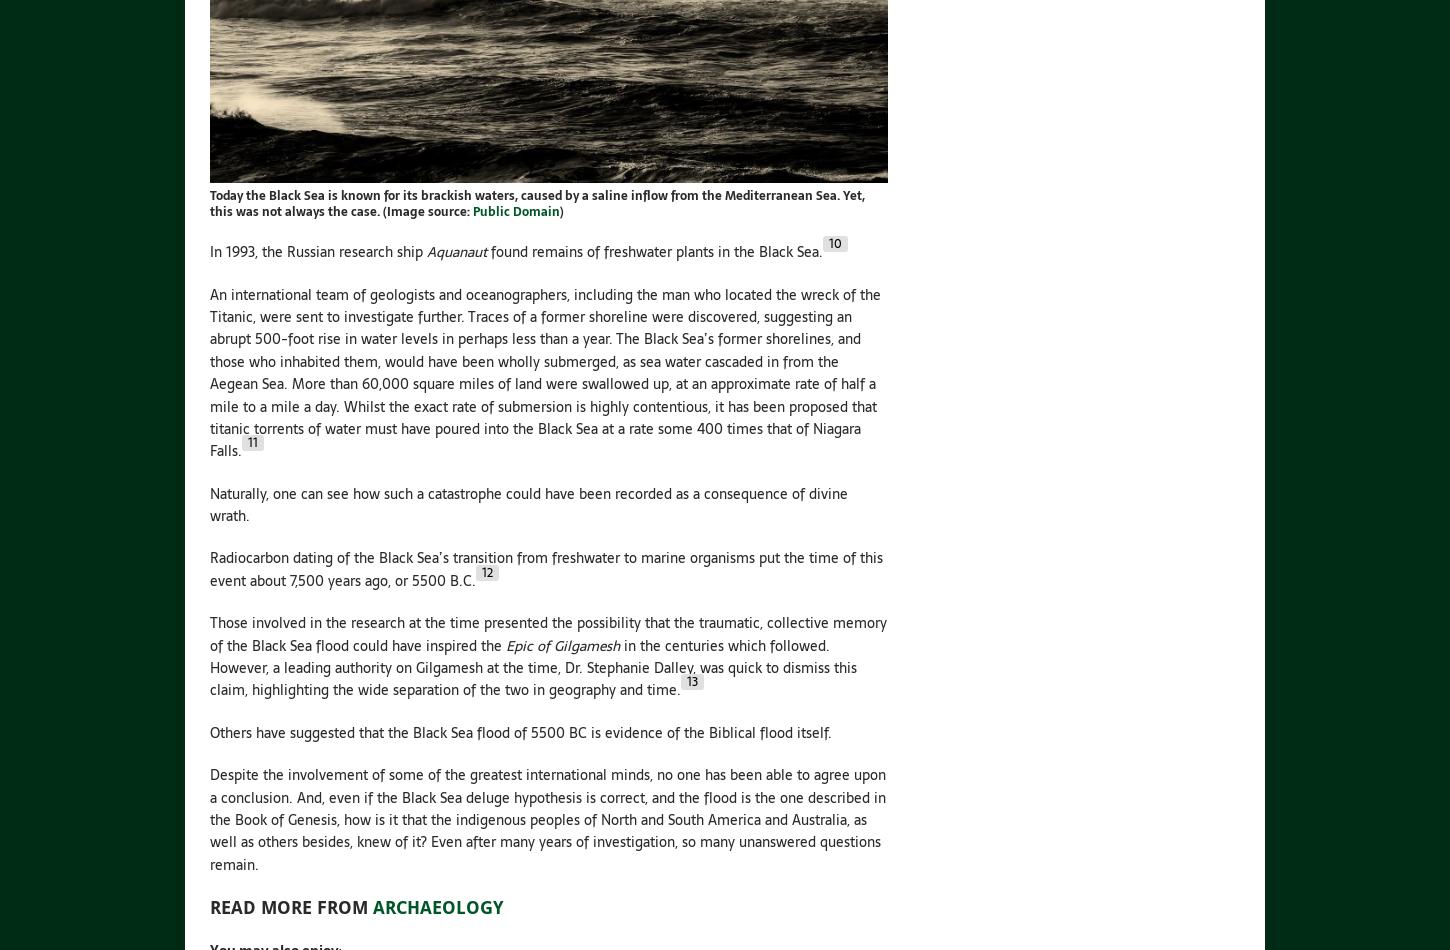  What do you see at coordinates (653, 251) in the screenshot?
I see `'found remains of freshwater plants in the Black Sea.'` at bounding box center [653, 251].